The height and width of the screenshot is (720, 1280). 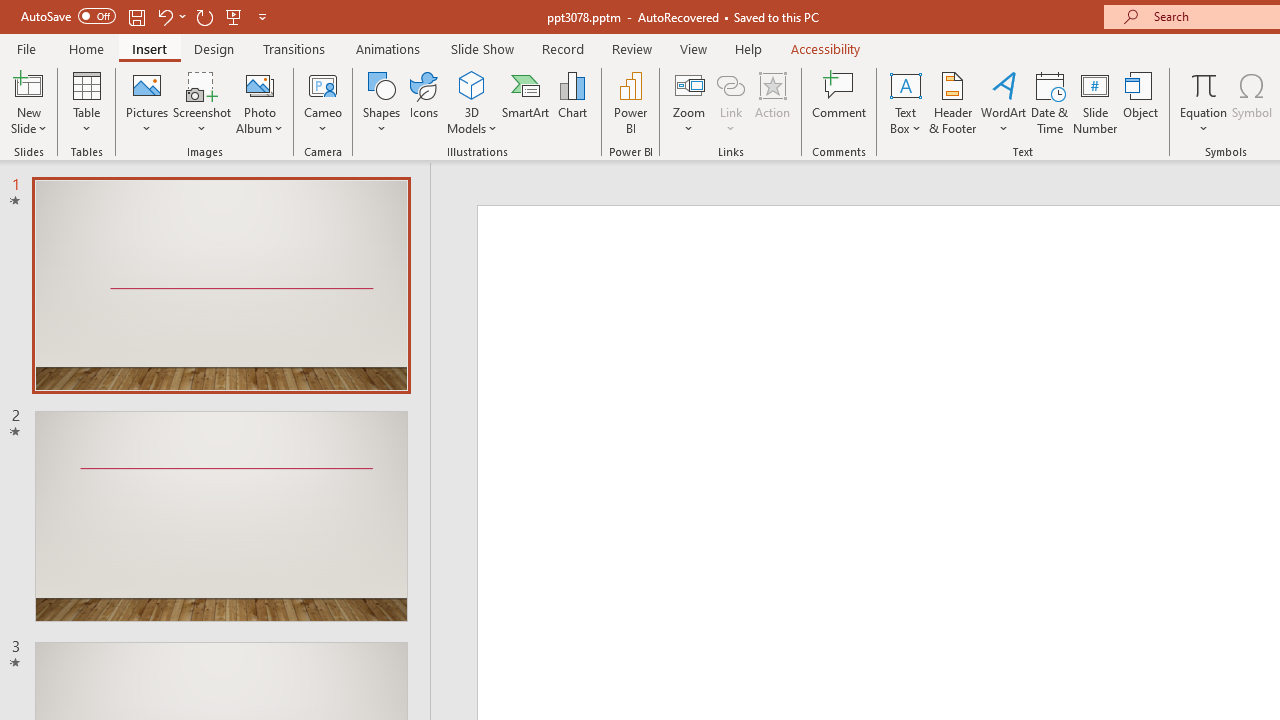 What do you see at coordinates (258, 84) in the screenshot?
I see `'New Photo Album...'` at bounding box center [258, 84].